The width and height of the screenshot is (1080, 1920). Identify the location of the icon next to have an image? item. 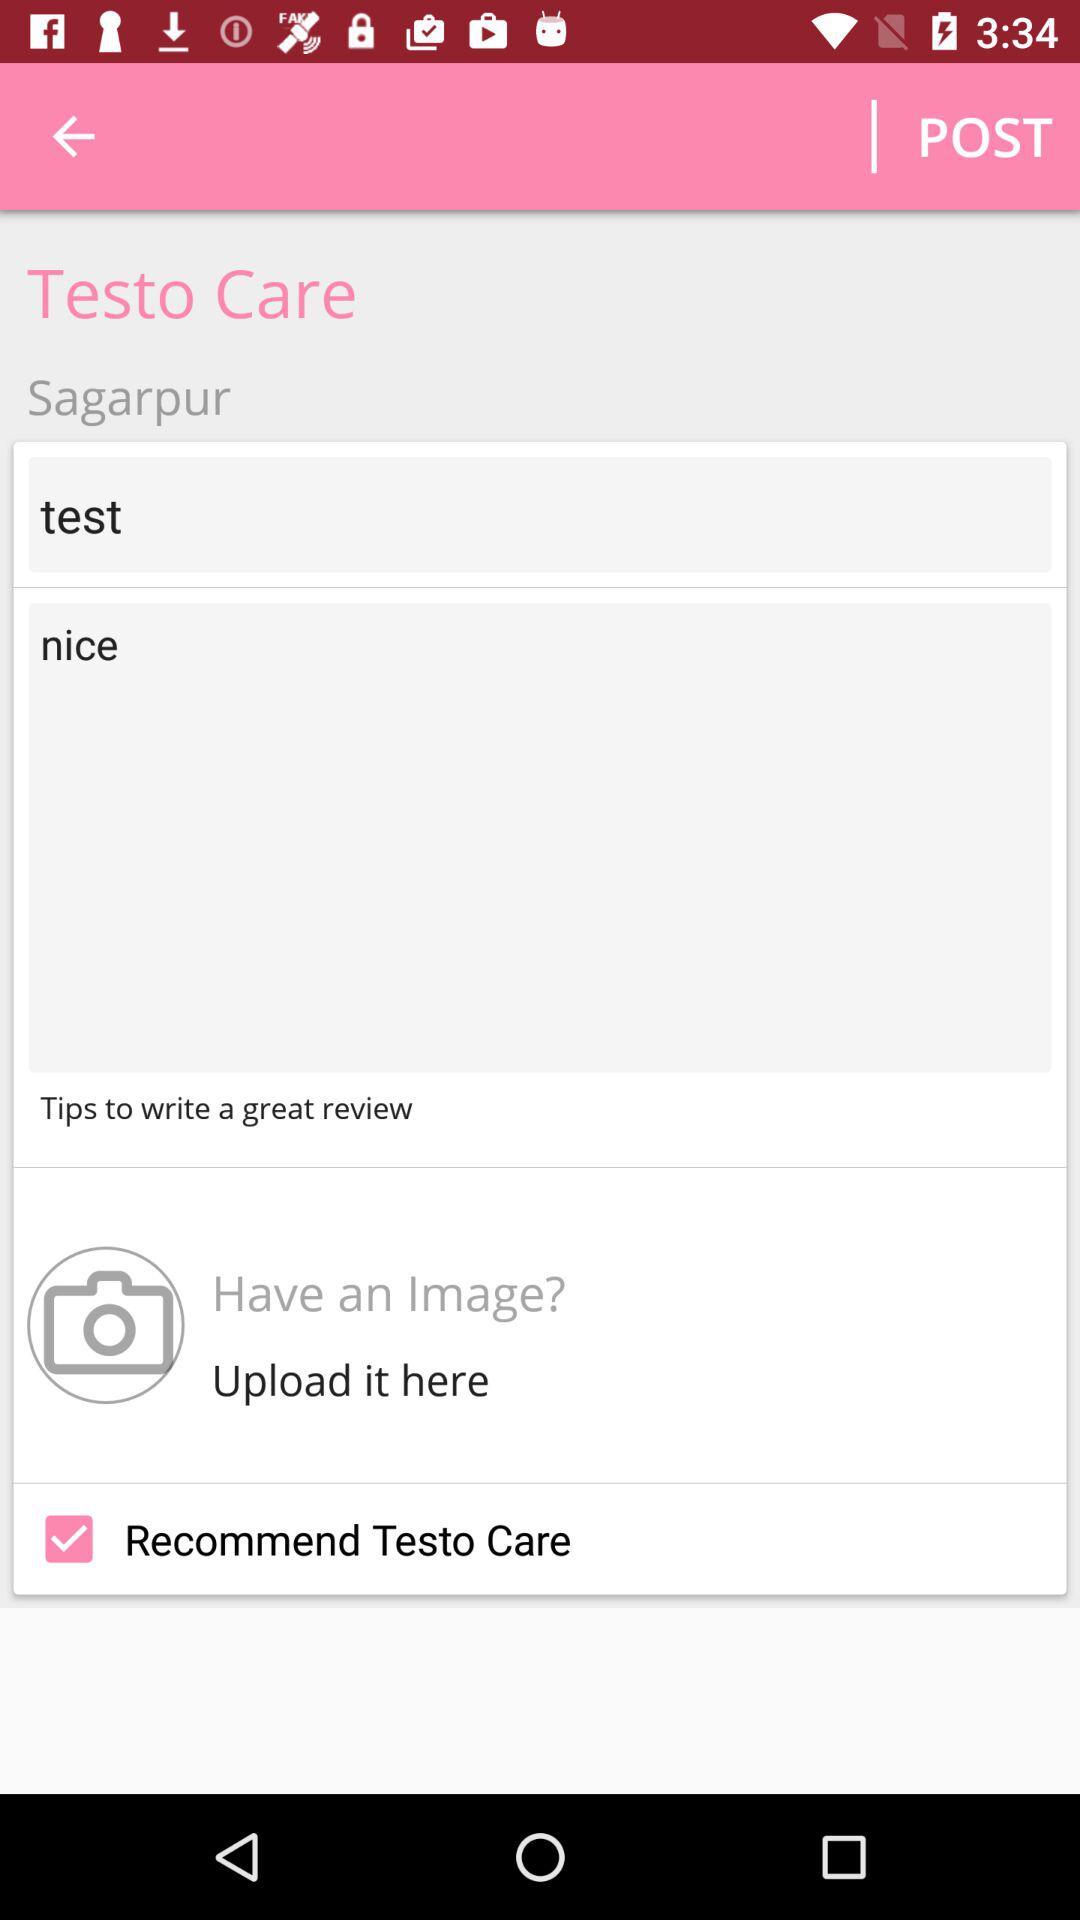
(105, 1325).